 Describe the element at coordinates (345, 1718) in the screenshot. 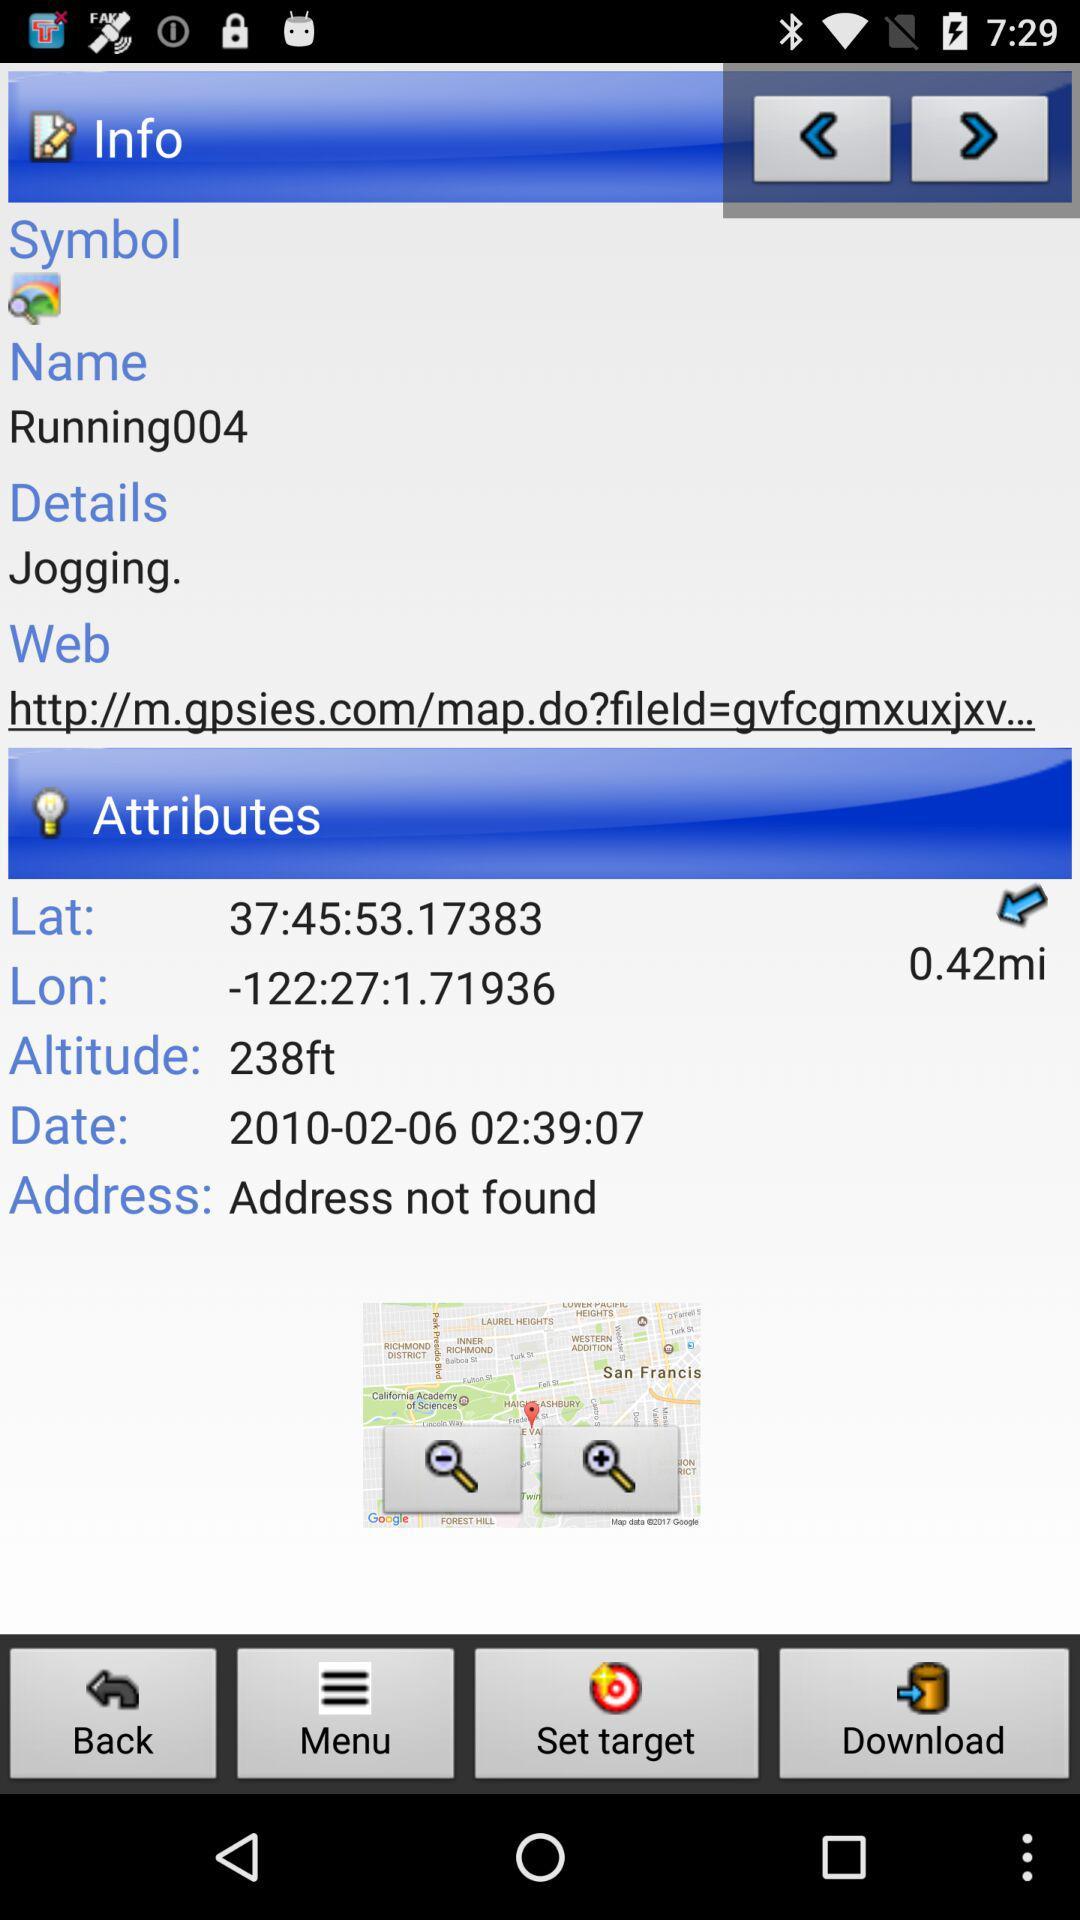

I see `button to the right of back item` at that location.